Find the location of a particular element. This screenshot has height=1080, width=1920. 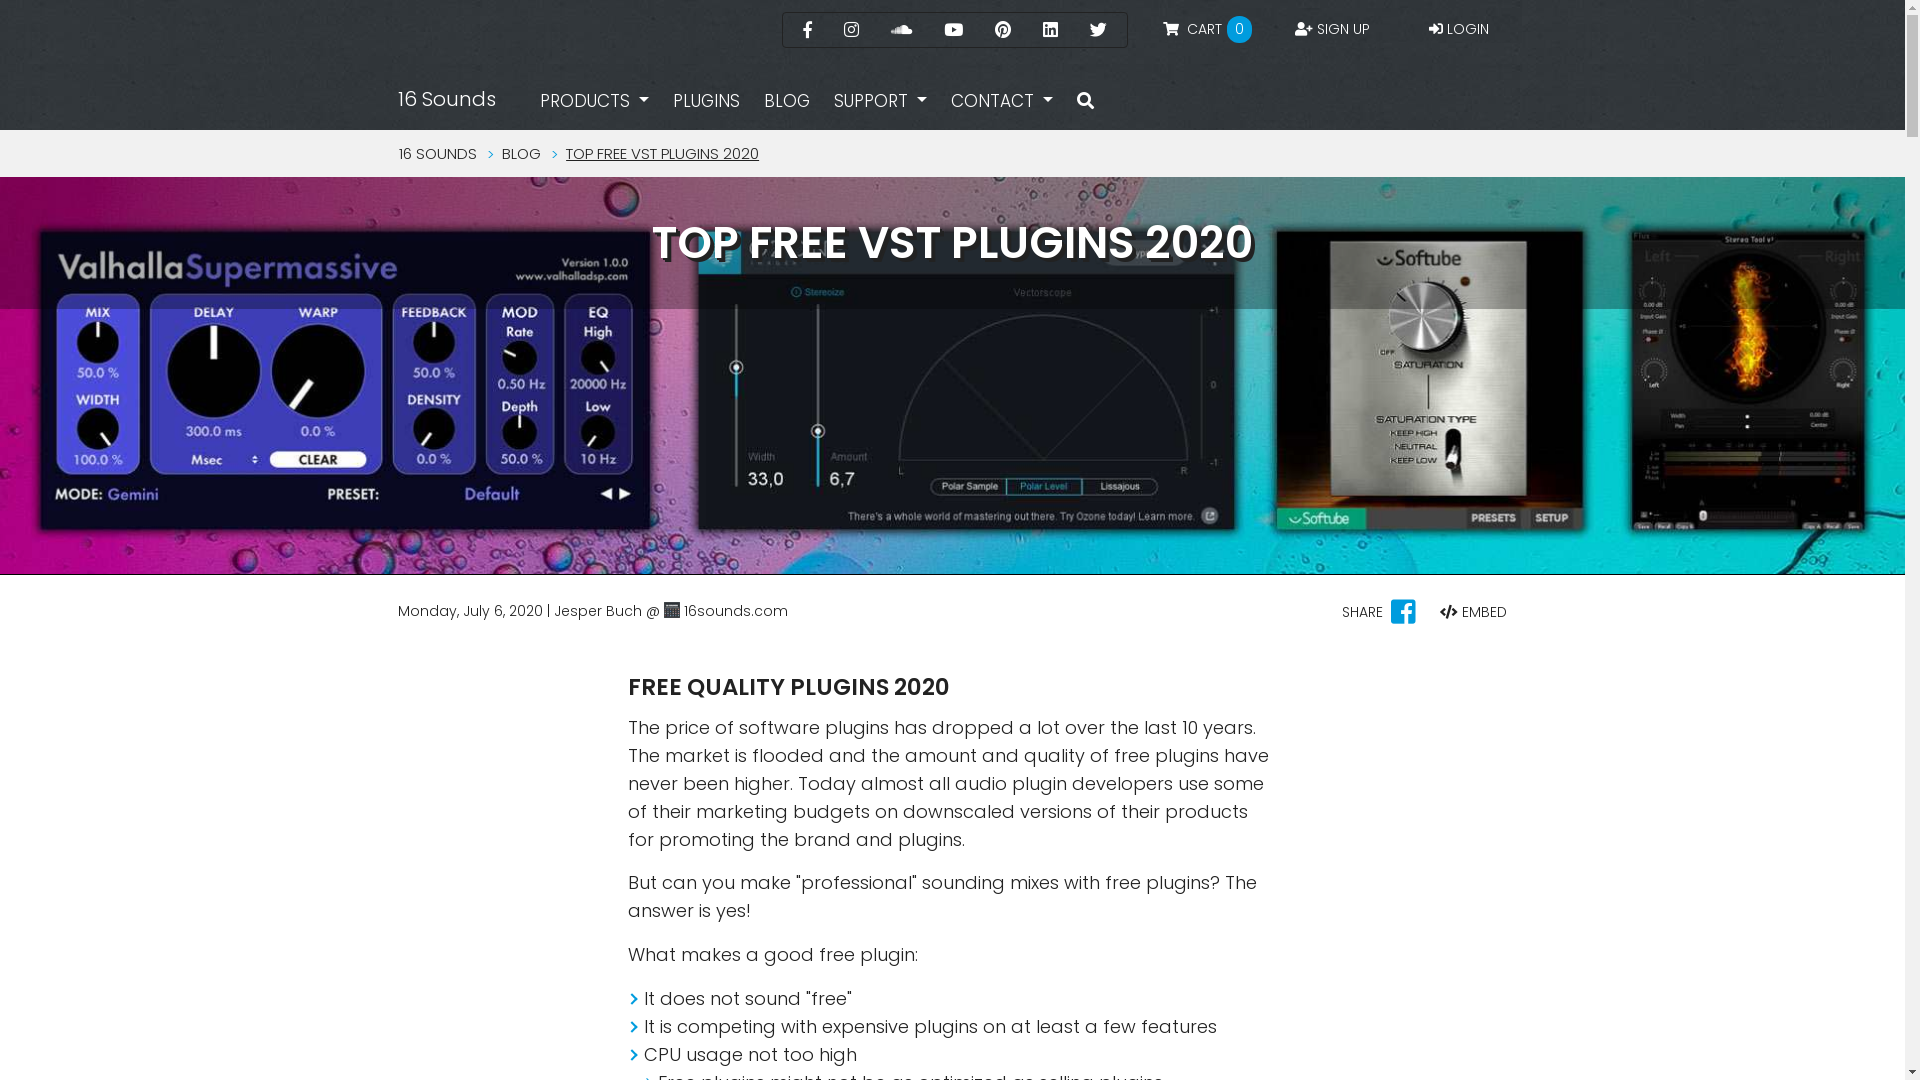

'LOGIN' is located at coordinates (1459, 29).